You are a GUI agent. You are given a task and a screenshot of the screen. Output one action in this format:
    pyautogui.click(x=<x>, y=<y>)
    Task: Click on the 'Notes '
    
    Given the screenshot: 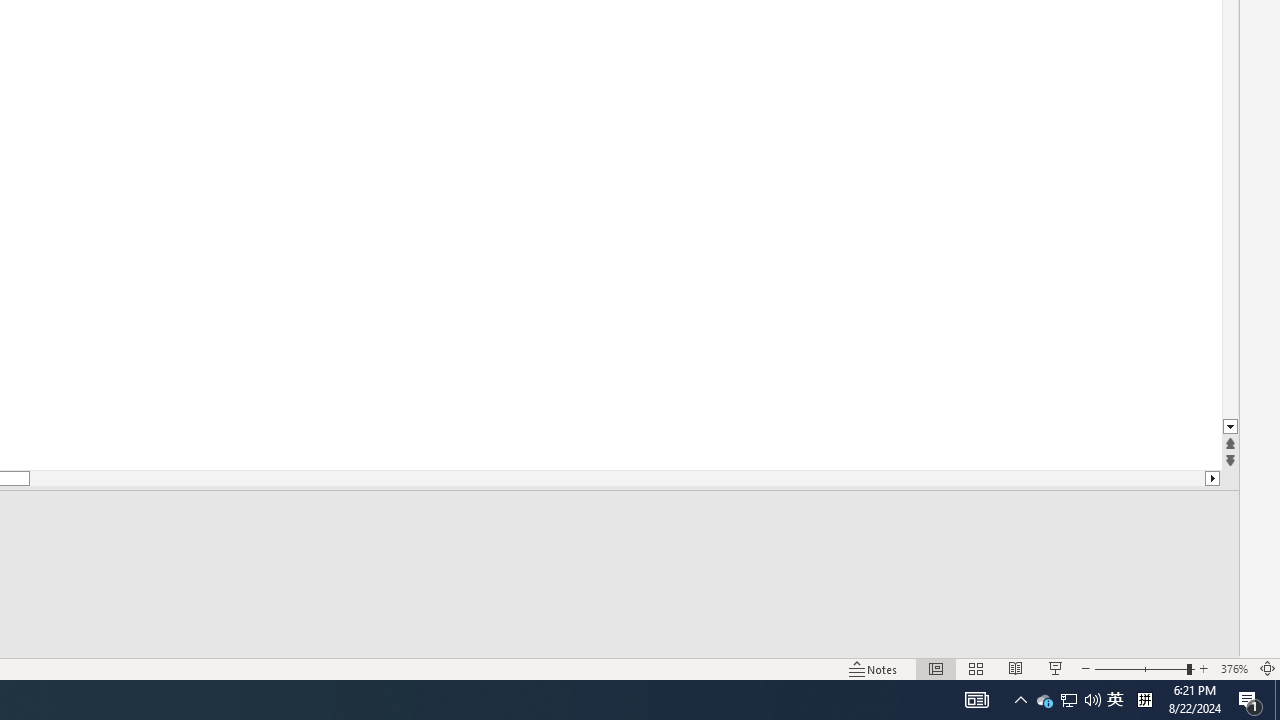 What is the action you would take?
    pyautogui.click(x=874, y=669)
    